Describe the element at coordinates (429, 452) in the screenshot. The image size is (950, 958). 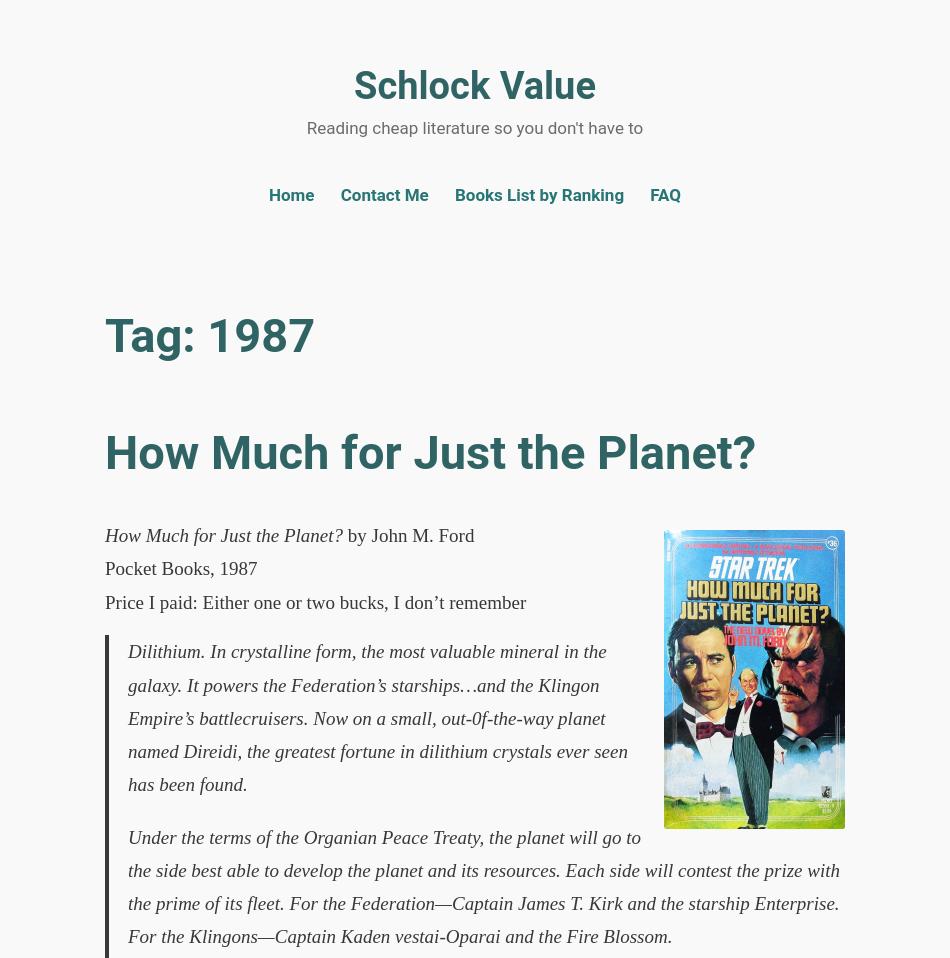
I see `'How Much for Just the Planet?'` at that location.